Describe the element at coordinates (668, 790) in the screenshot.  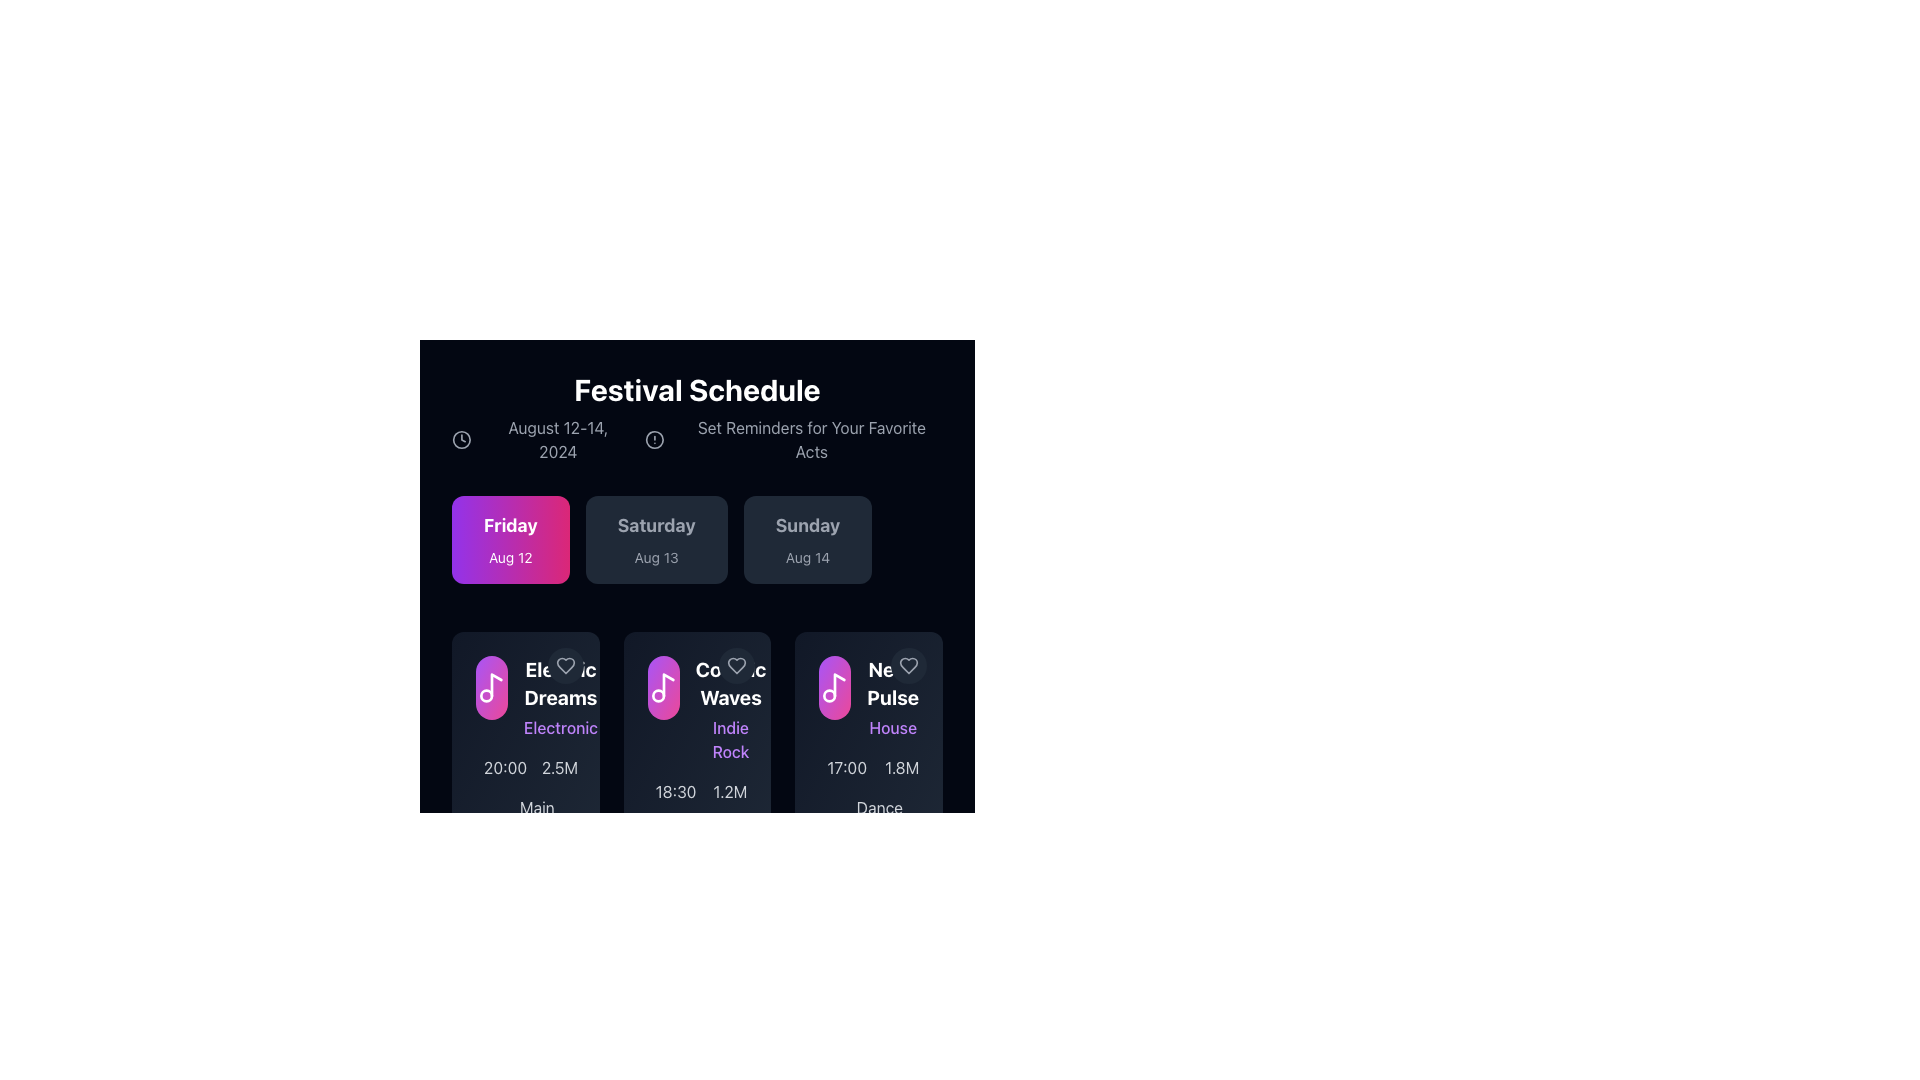
I see `the label displaying the time '18:30' which is styled in gray, positioned below the title and description for 'Co Waves', and adjacent to a clock icon` at that location.